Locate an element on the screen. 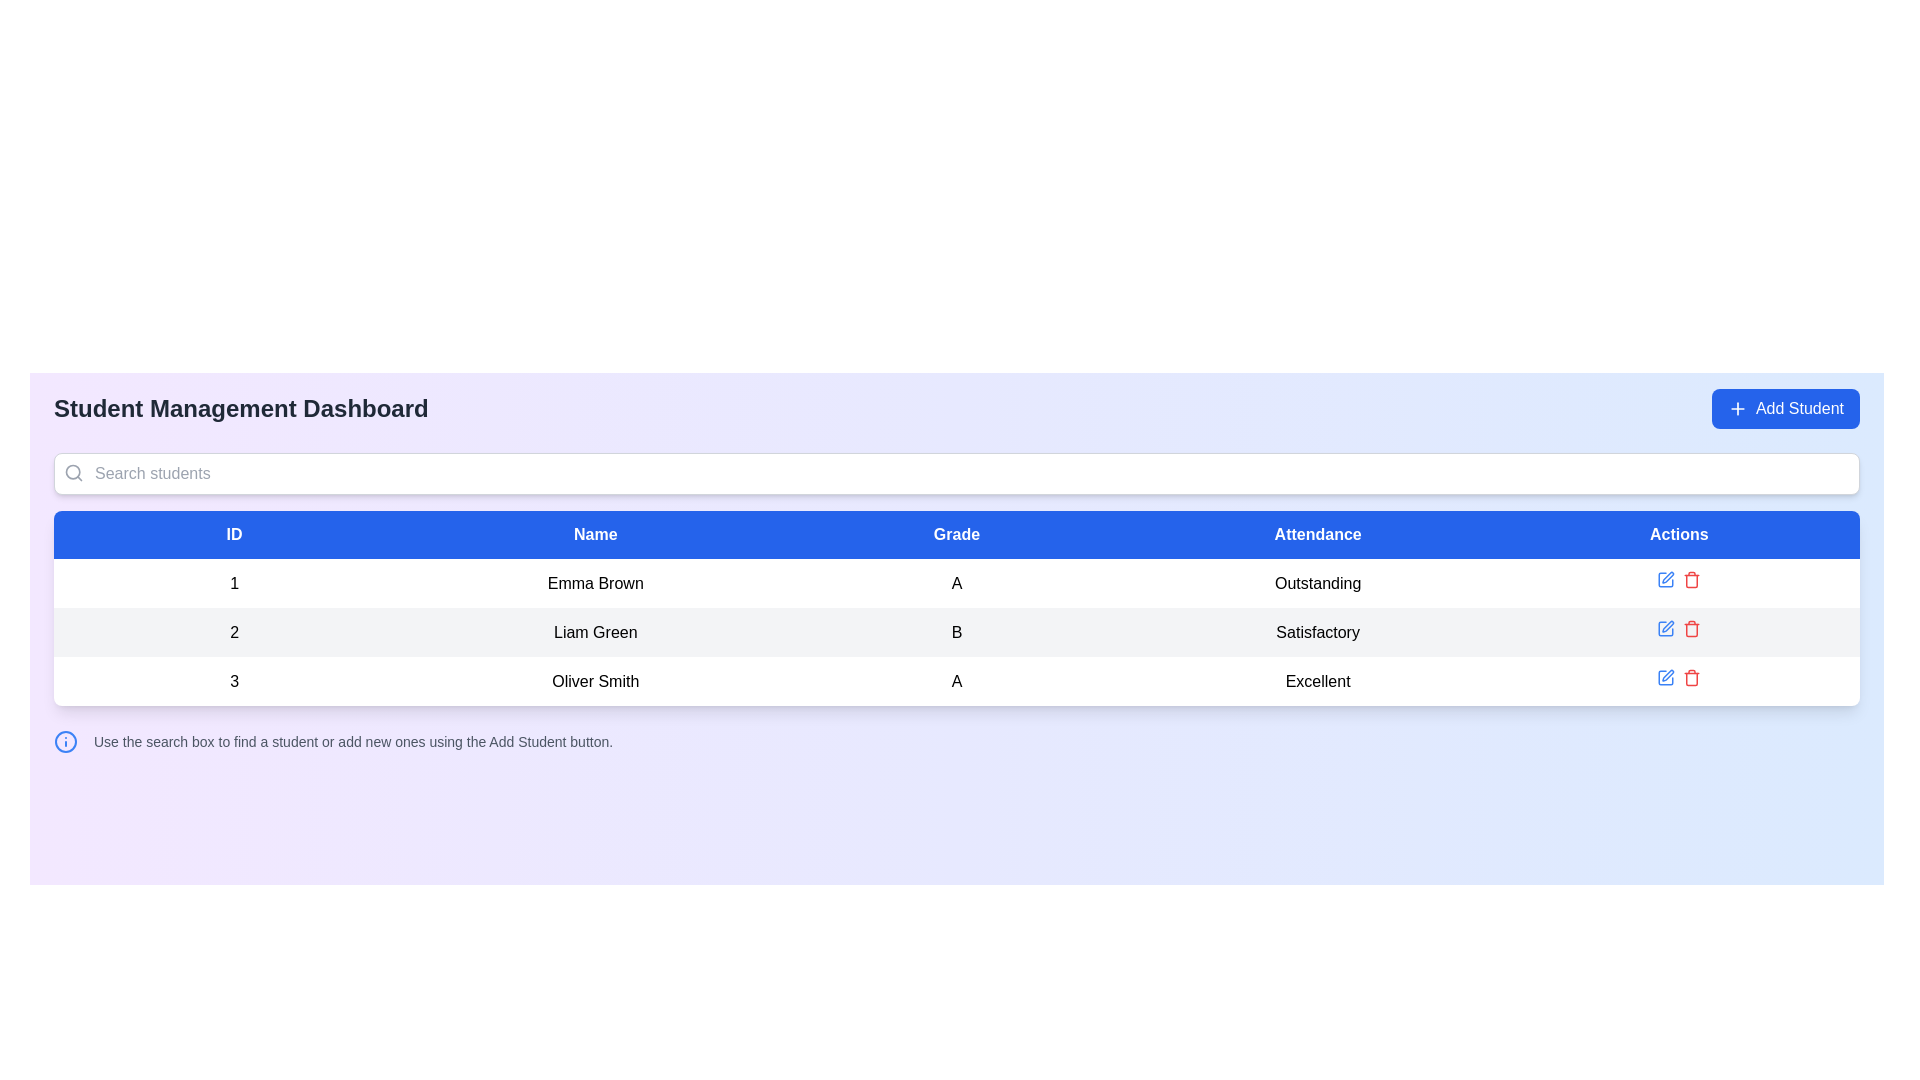 This screenshot has width=1920, height=1080. the red trash can icon button located on the rightmost side of the 'Actions' column in the table row for 'Oliver Smith' is located at coordinates (1691, 677).